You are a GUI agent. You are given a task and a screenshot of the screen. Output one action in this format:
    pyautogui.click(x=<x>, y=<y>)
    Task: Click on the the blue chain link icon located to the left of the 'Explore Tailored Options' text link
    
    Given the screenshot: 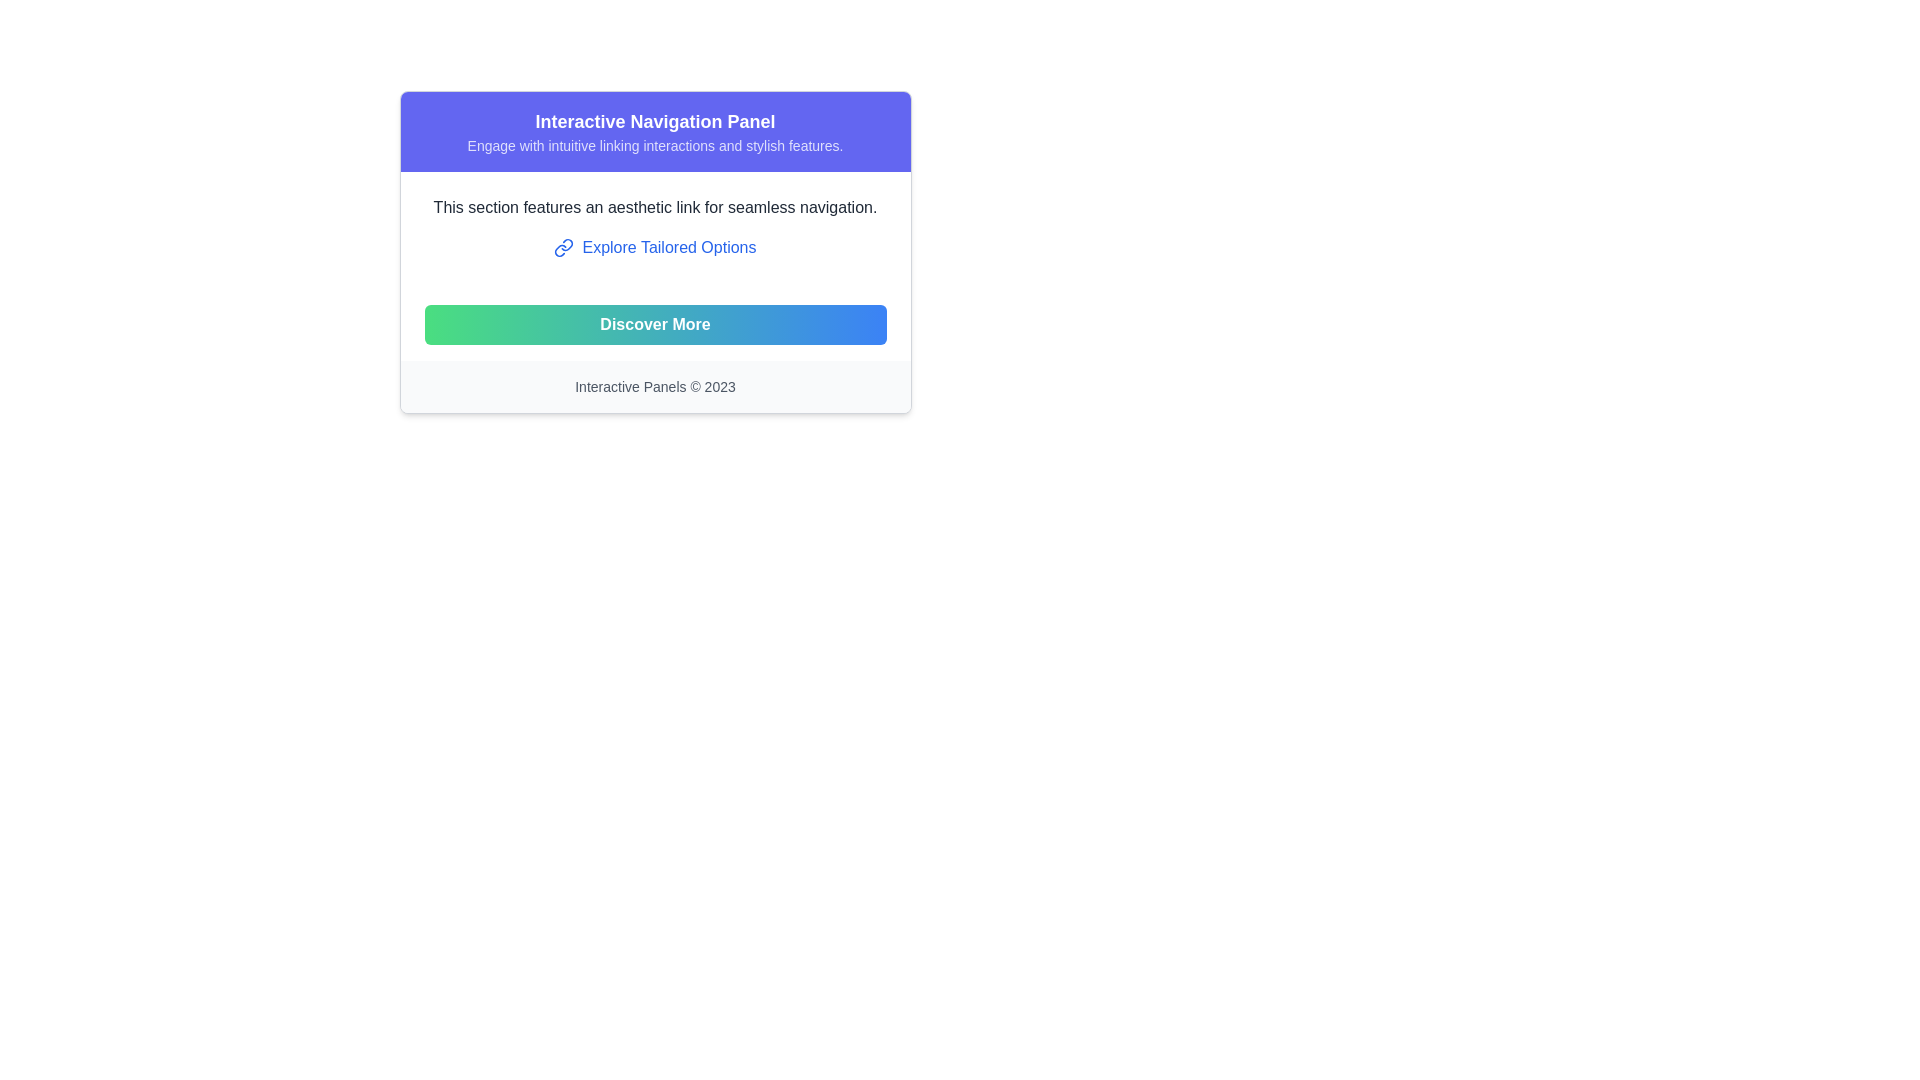 What is the action you would take?
    pyautogui.click(x=563, y=246)
    